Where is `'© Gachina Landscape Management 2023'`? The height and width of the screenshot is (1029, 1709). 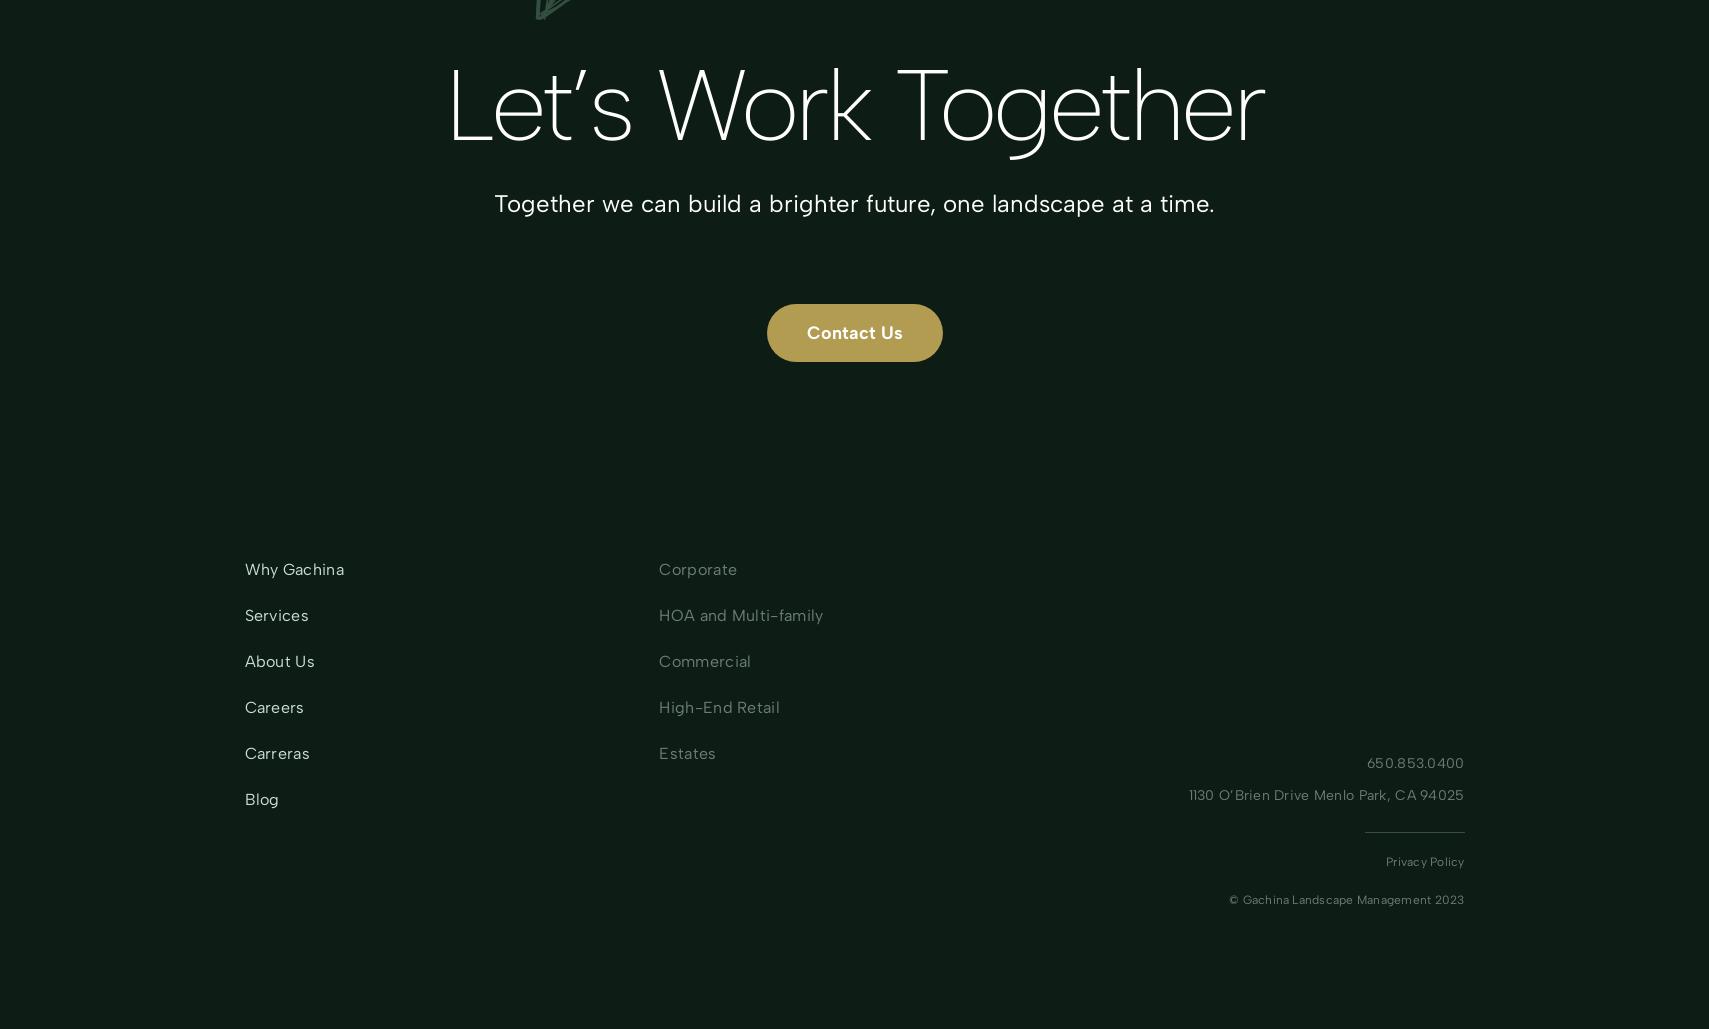 '© Gachina Landscape Management 2023' is located at coordinates (1228, 899).